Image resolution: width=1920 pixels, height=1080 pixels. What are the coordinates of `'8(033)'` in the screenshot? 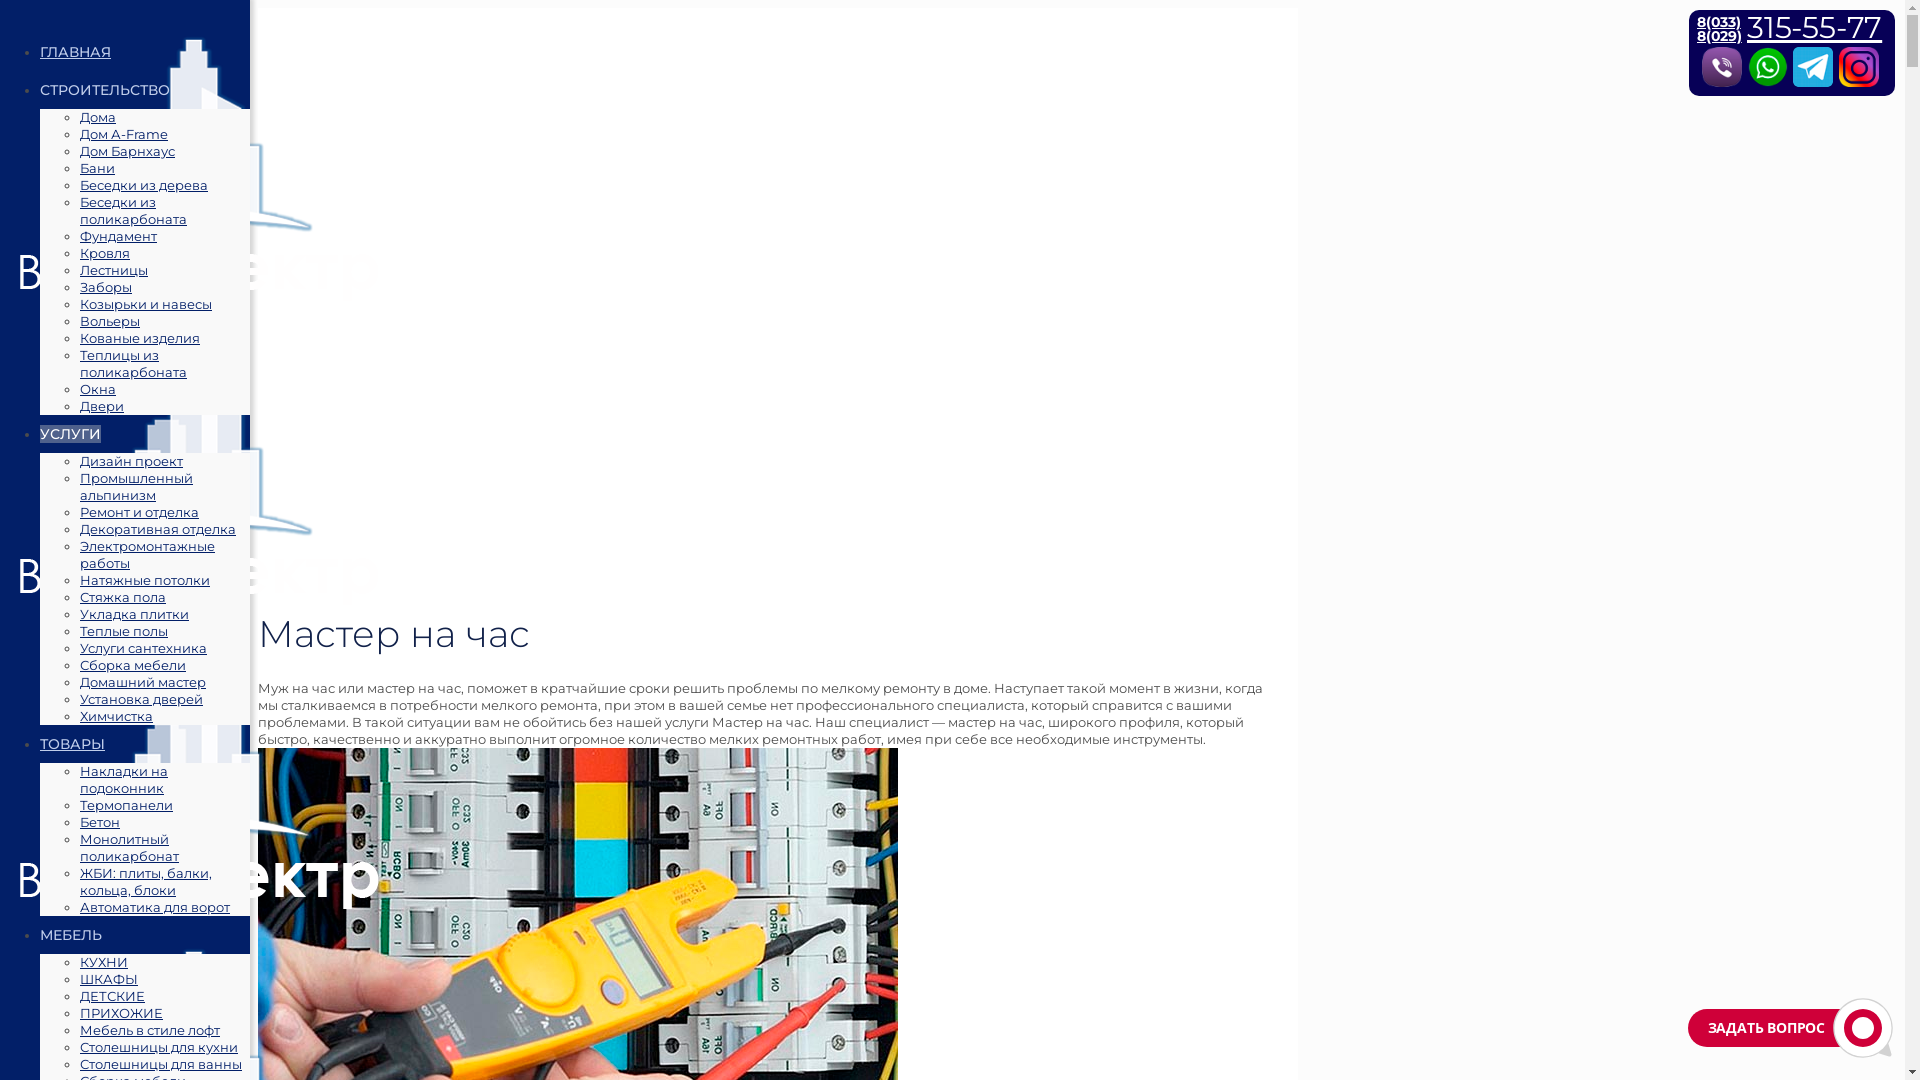 It's located at (1717, 22).